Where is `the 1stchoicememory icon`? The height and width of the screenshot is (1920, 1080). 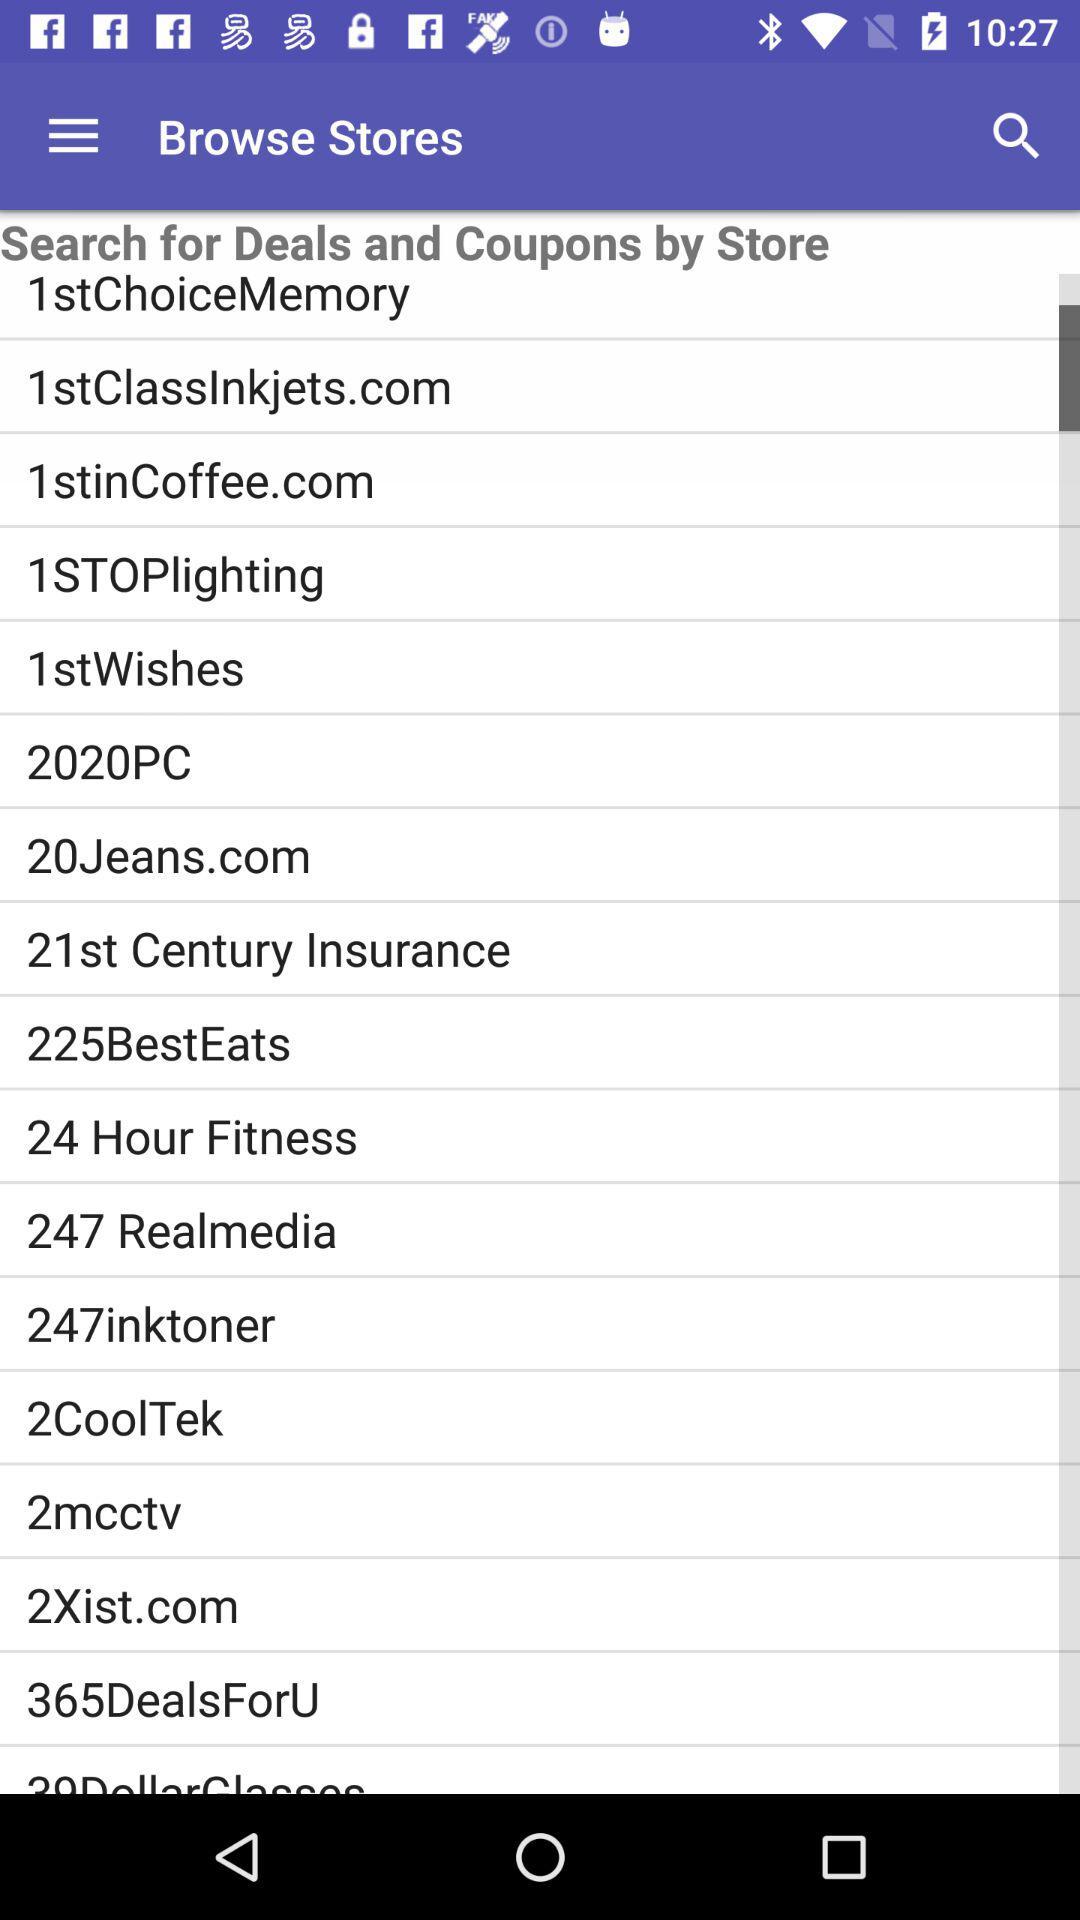
the 1stchoicememory icon is located at coordinates (553, 297).